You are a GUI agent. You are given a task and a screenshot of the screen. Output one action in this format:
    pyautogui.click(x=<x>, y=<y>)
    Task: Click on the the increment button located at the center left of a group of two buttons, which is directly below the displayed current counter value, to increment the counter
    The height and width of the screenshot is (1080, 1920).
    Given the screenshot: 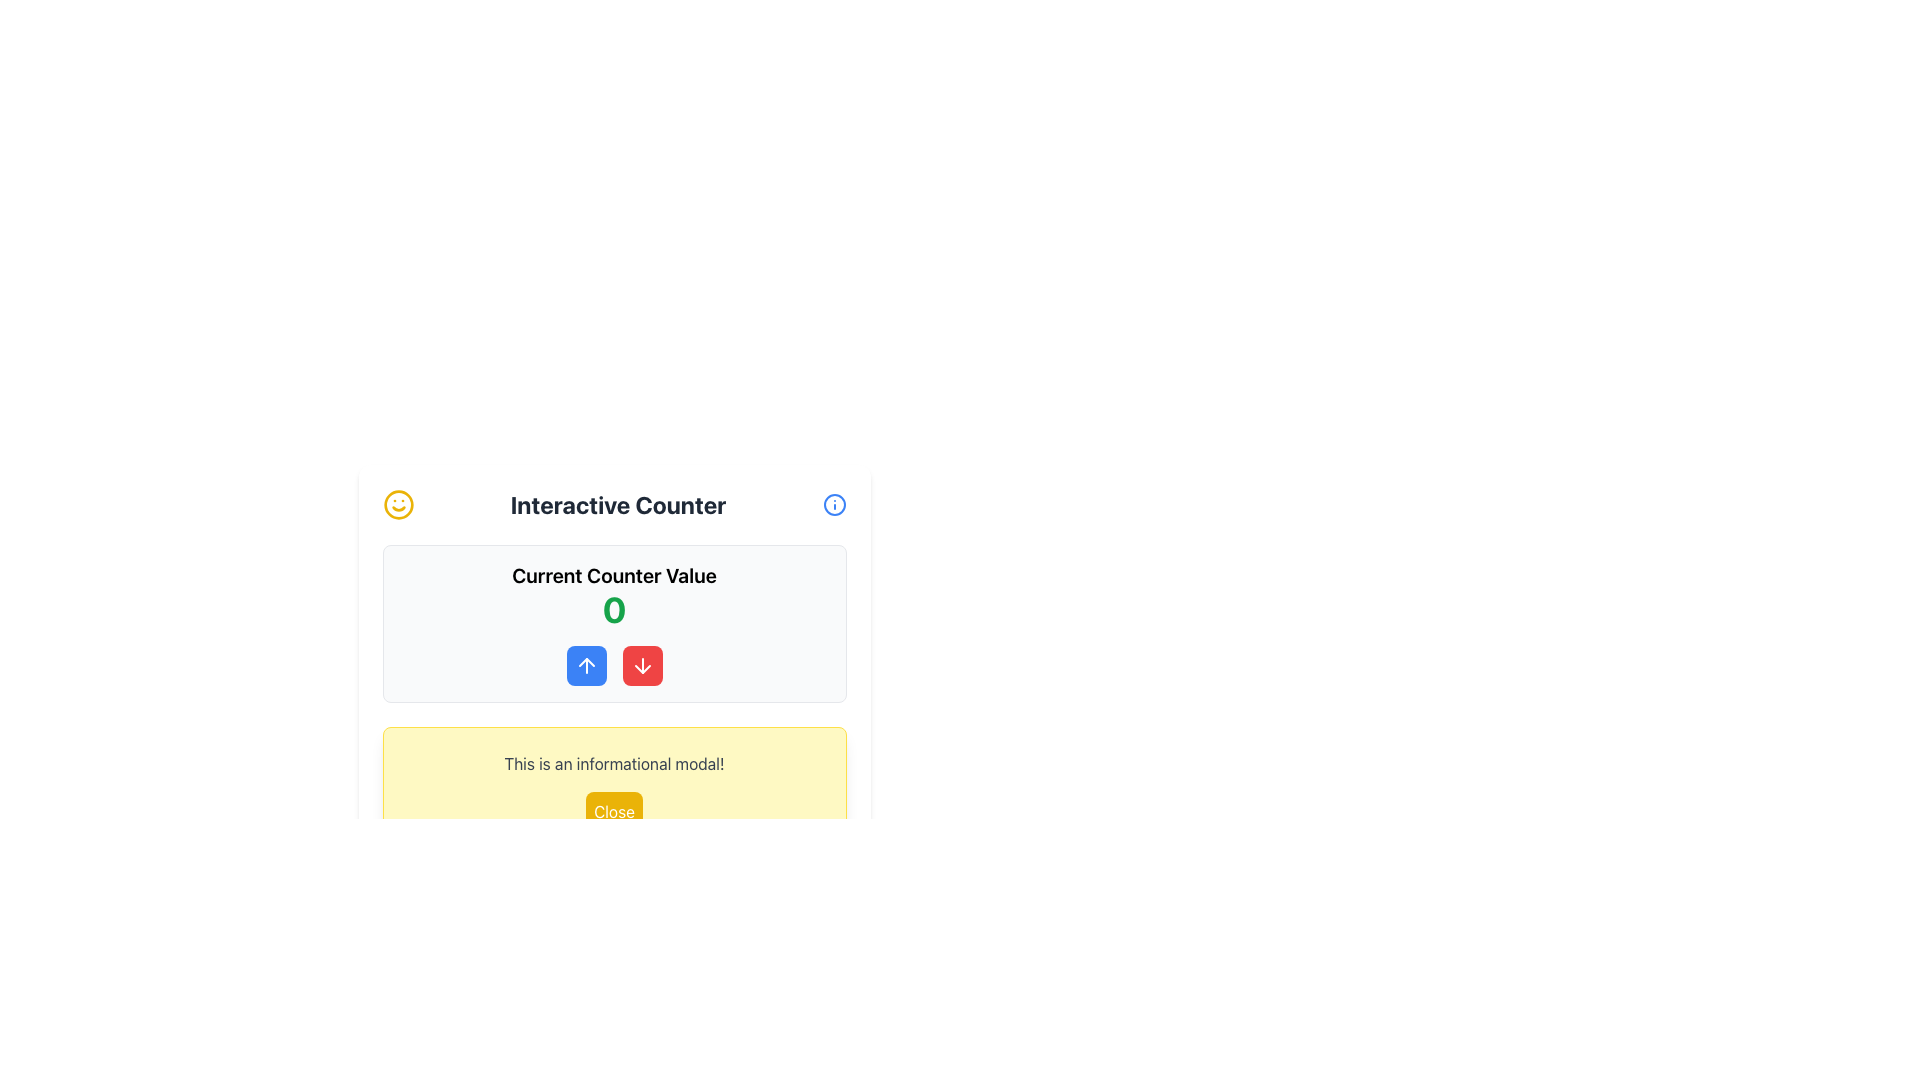 What is the action you would take?
    pyautogui.click(x=585, y=666)
    